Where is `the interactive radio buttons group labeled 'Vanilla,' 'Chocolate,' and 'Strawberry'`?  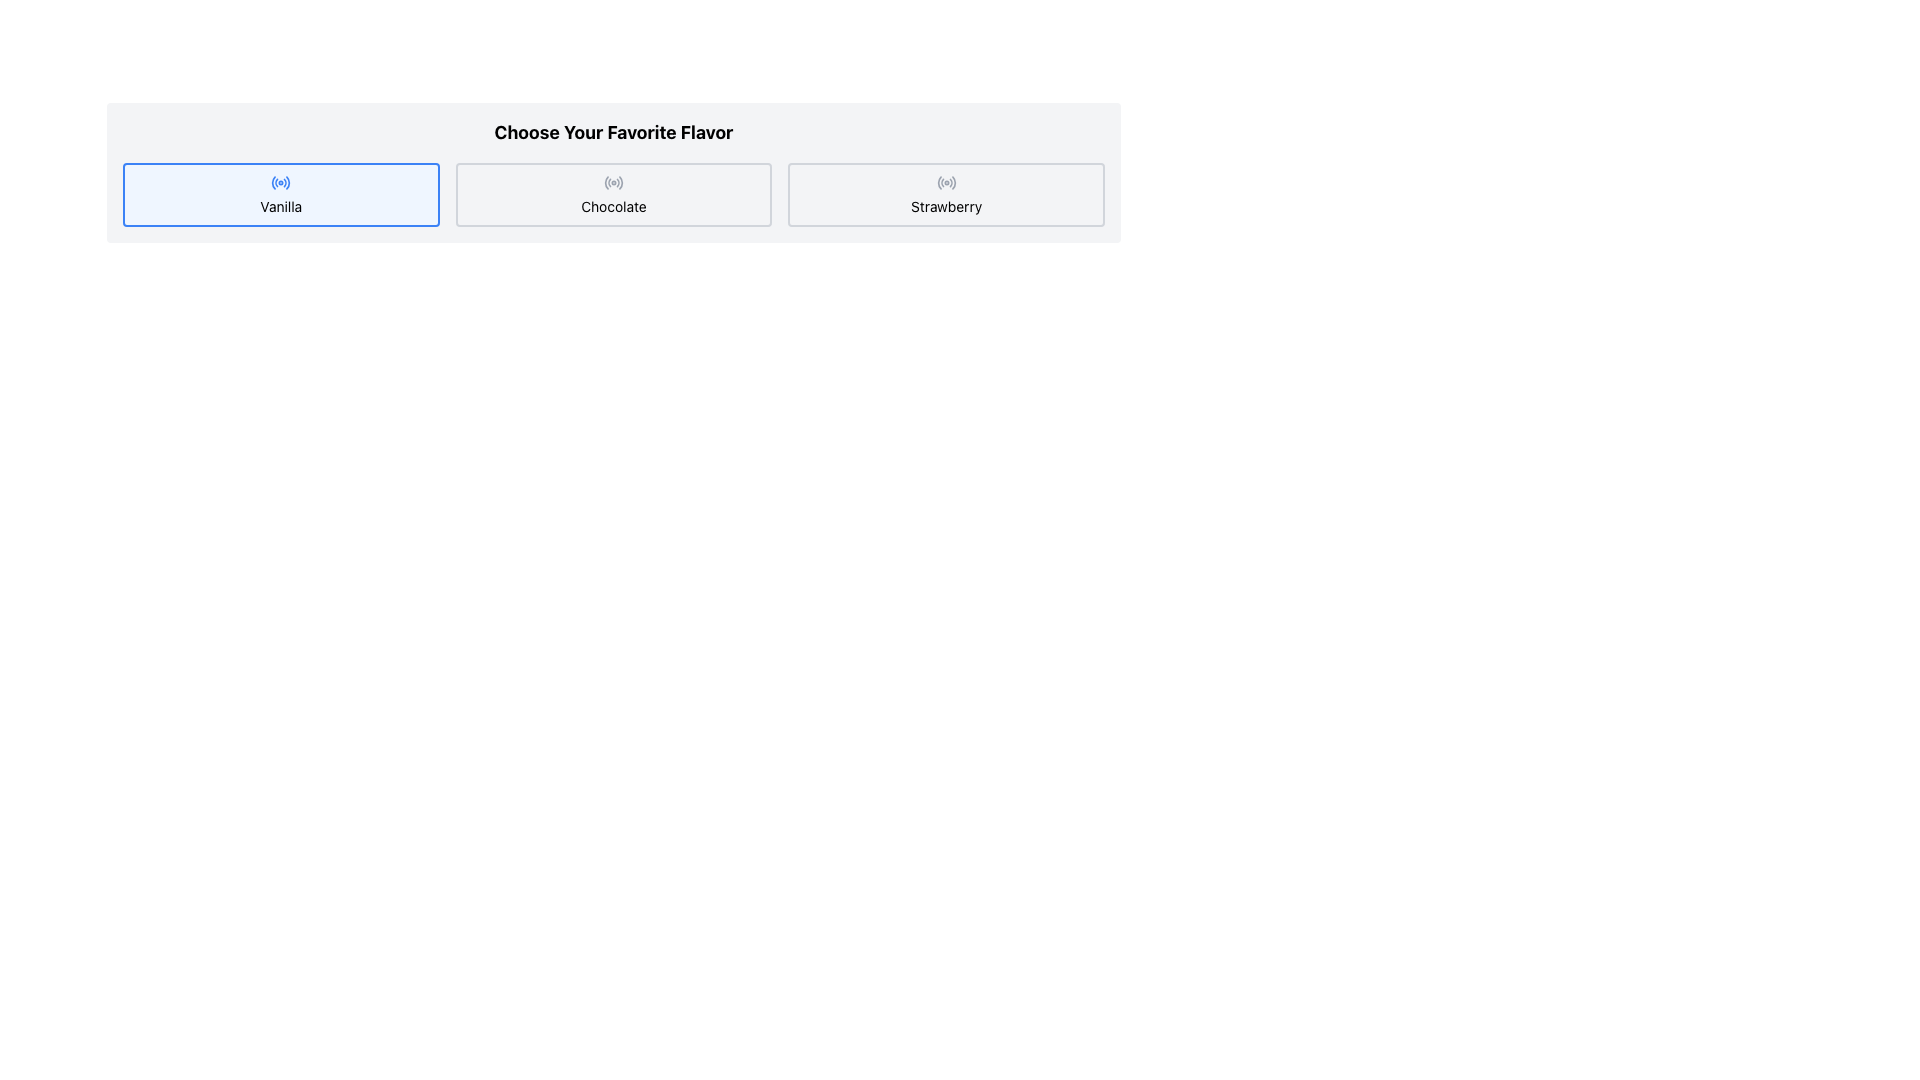
the interactive radio buttons group labeled 'Vanilla,' 'Chocolate,' and 'Strawberry' is located at coordinates (613, 195).